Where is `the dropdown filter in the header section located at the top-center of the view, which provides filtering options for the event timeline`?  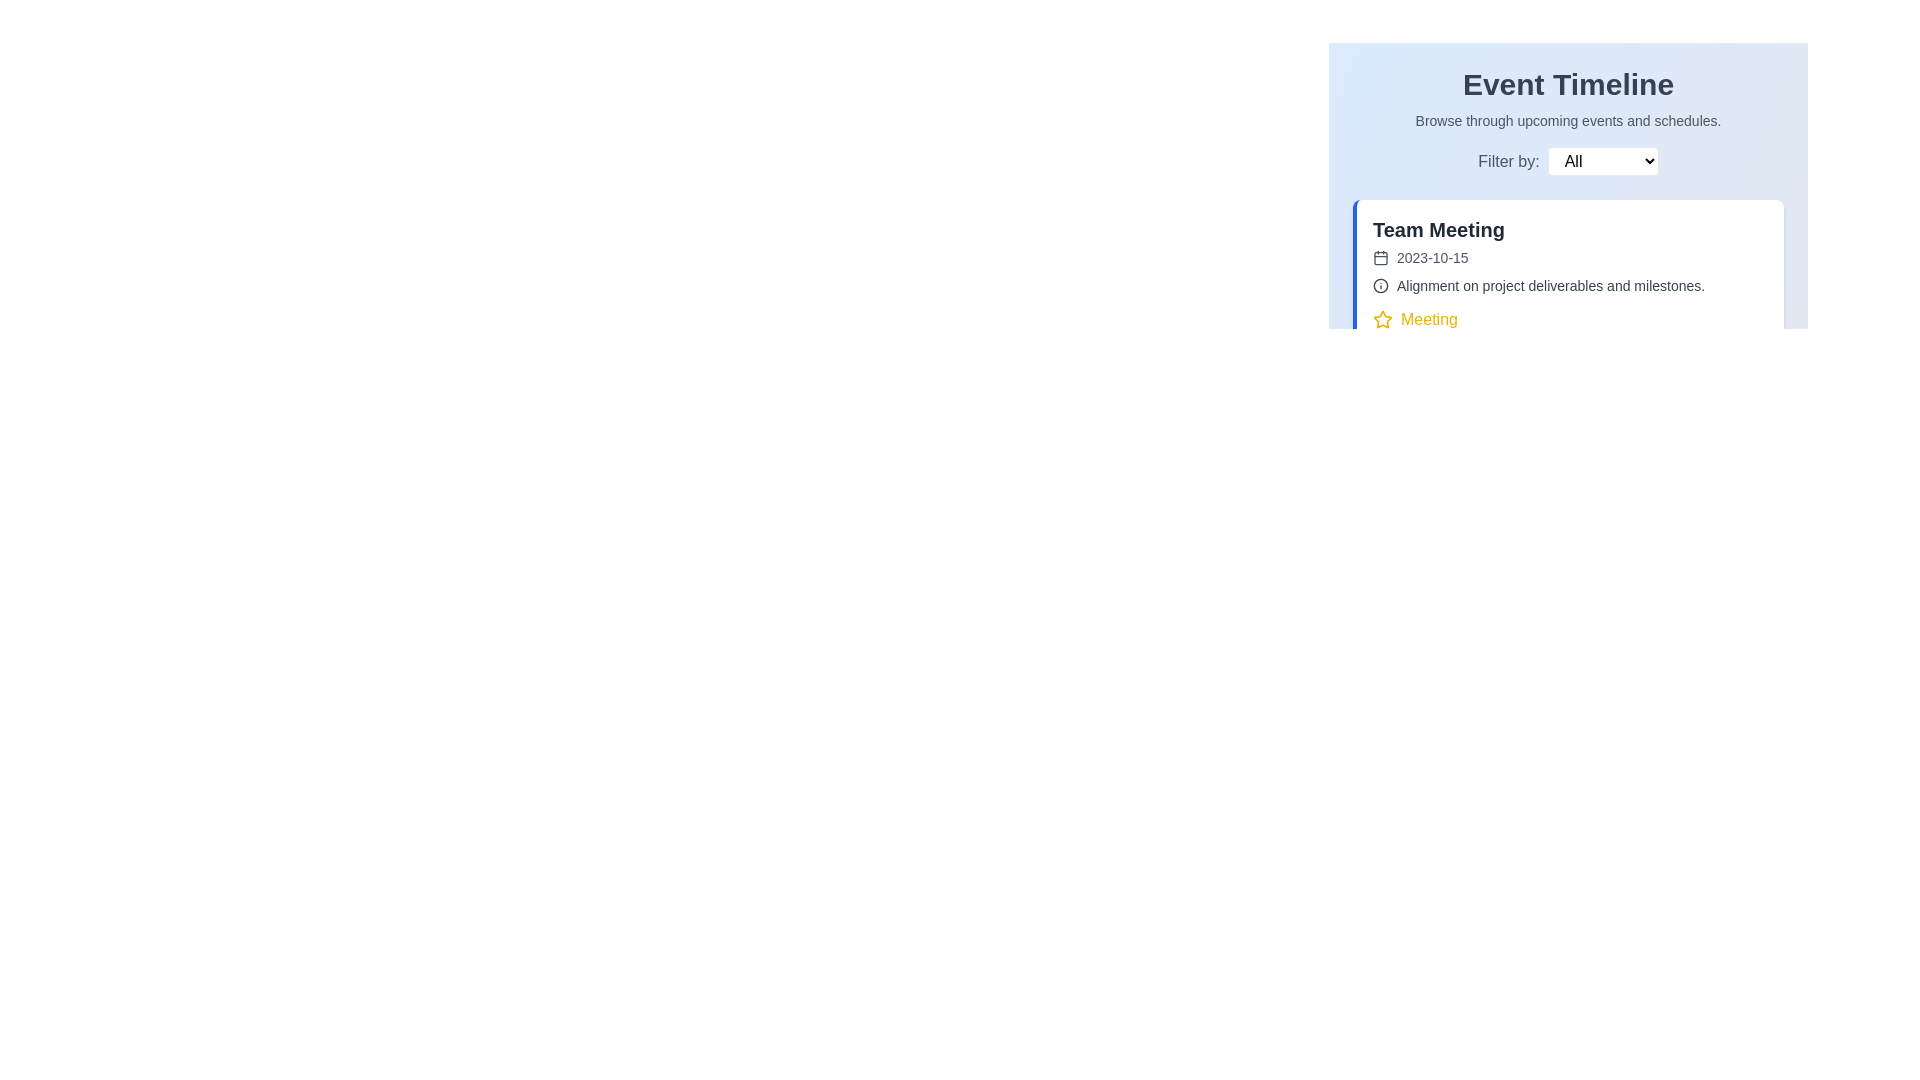
the dropdown filter in the header section located at the top-center of the view, which provides filtering options for the event timeline is located at coordinates (1567, 121).